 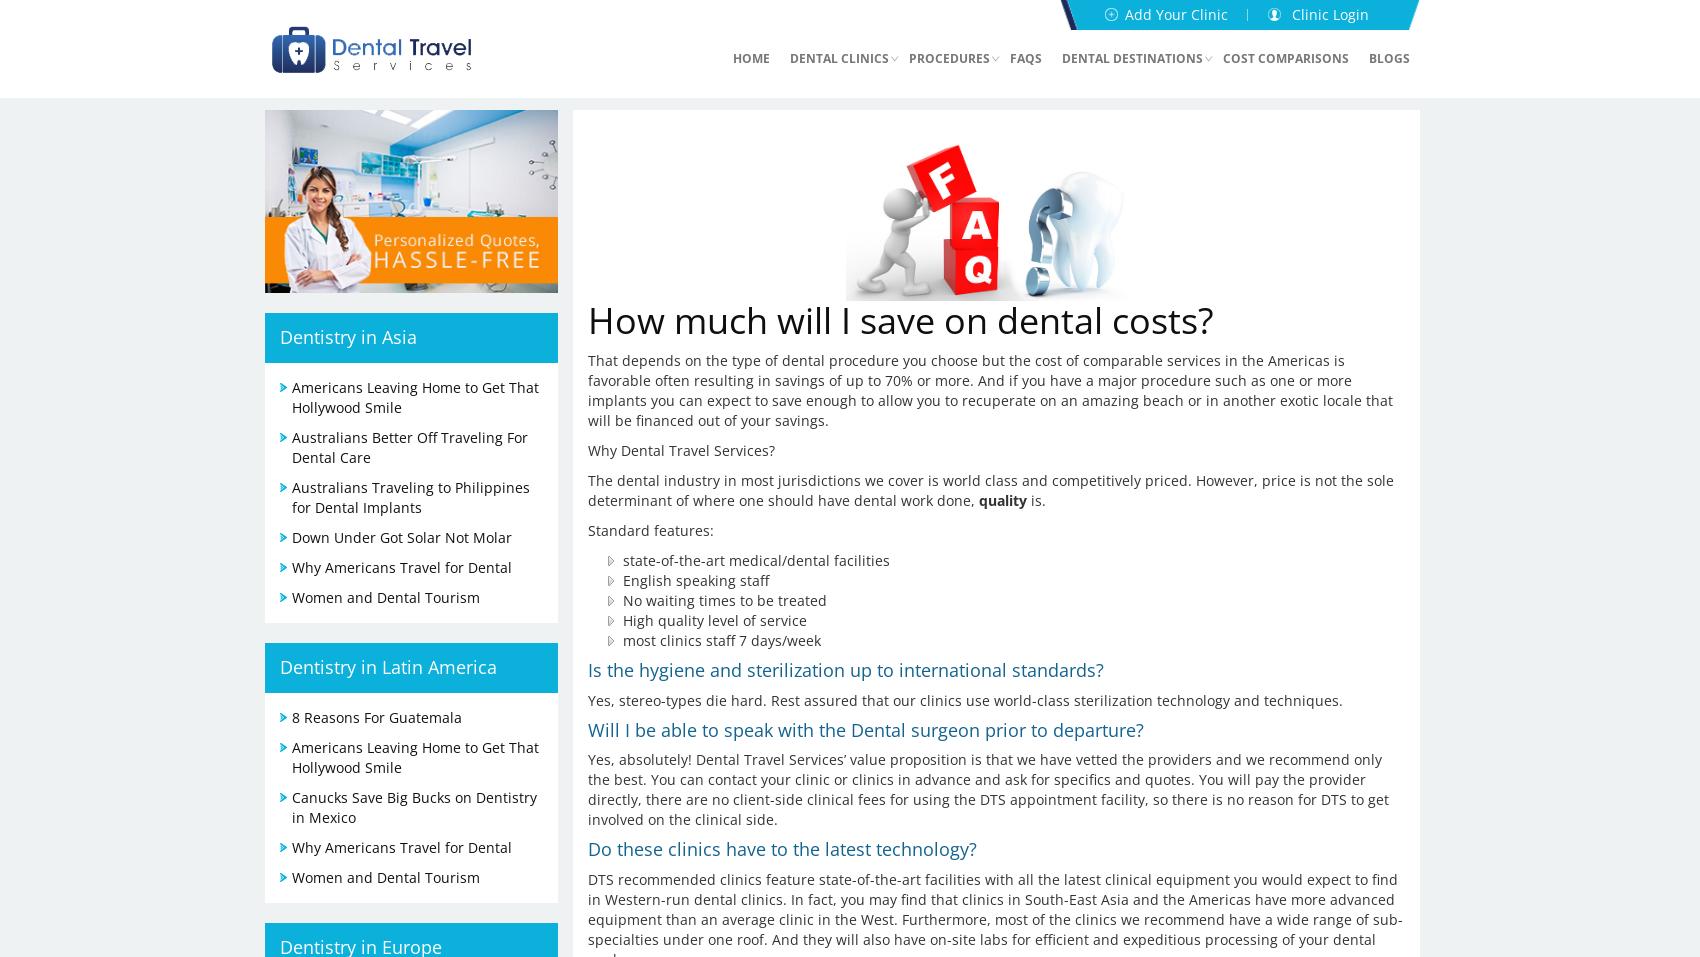 What do you see at coordinates (680, 448) in the screenshot?
I see `'Why Dental Travel Services?'` at bounding box center [680, 448].